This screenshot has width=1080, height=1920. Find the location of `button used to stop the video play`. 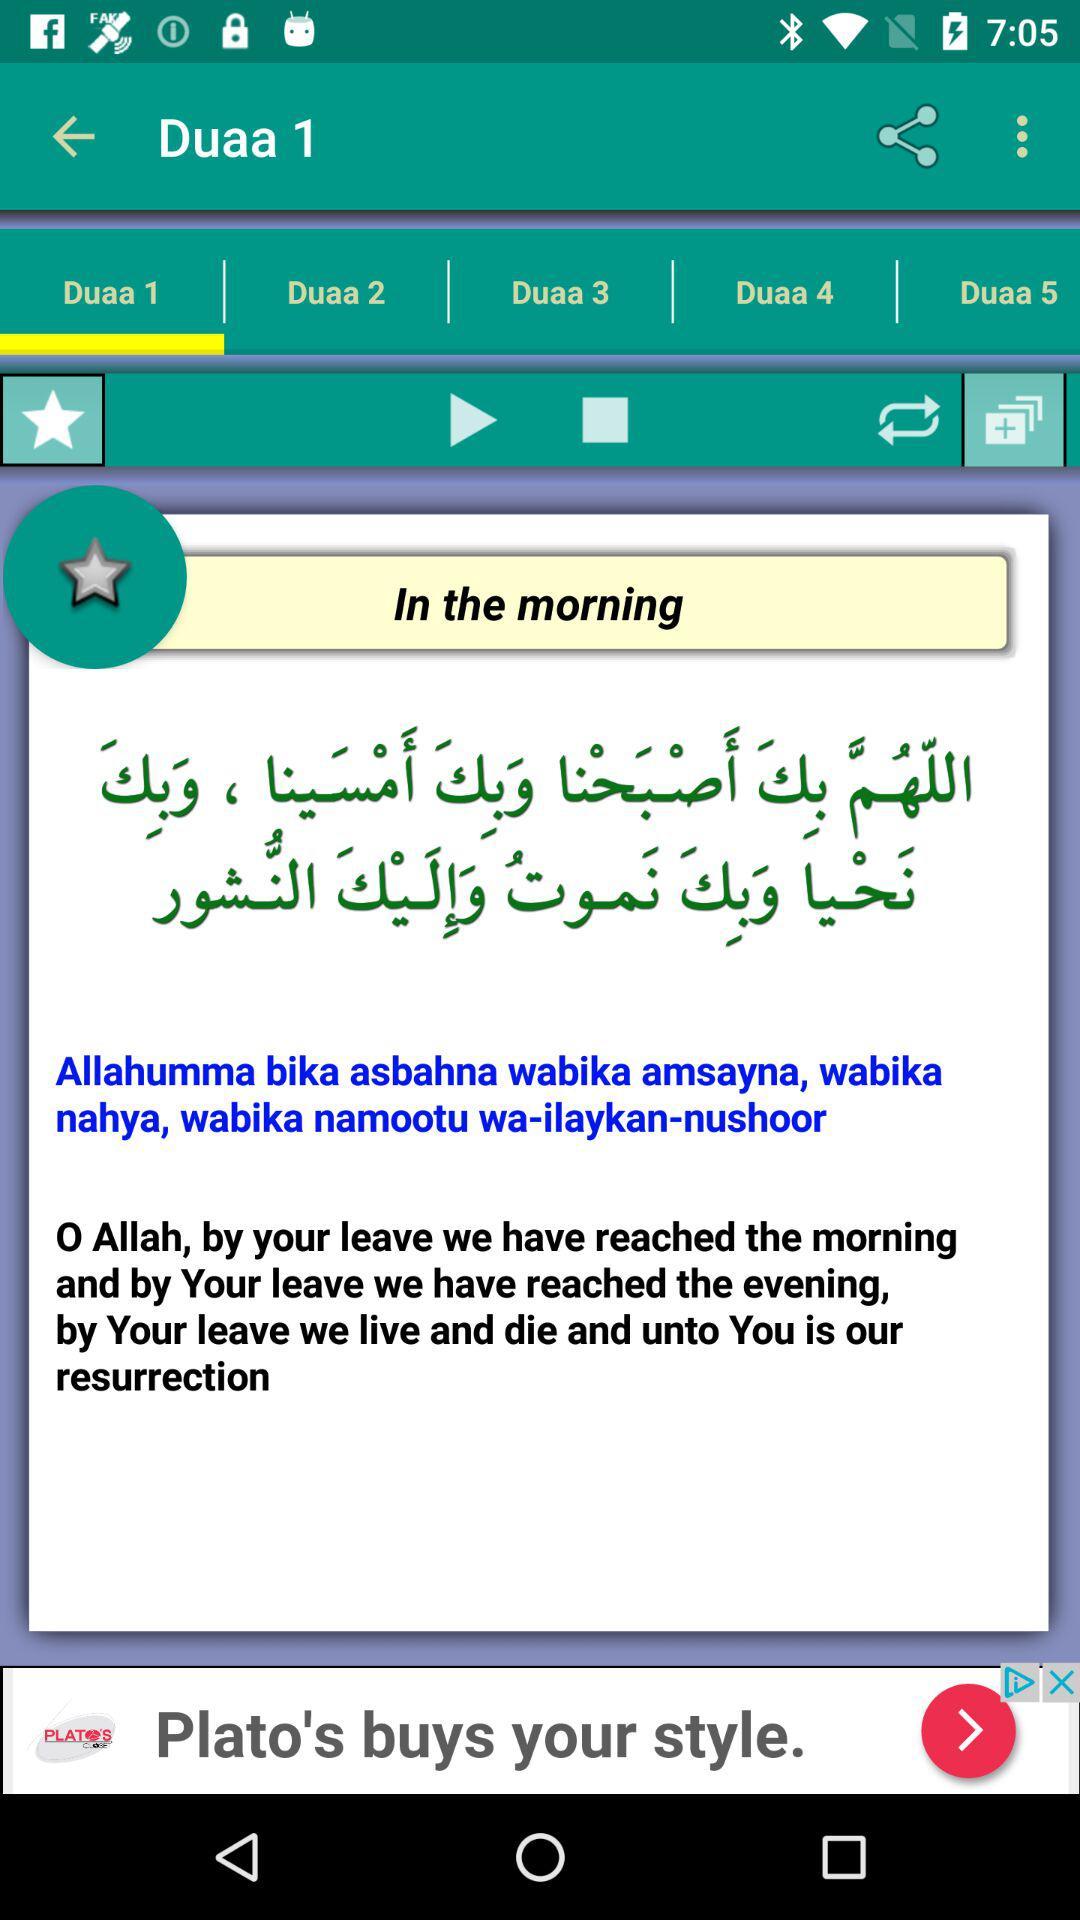

button used to stop the video play is located at coordinates (604, 419).